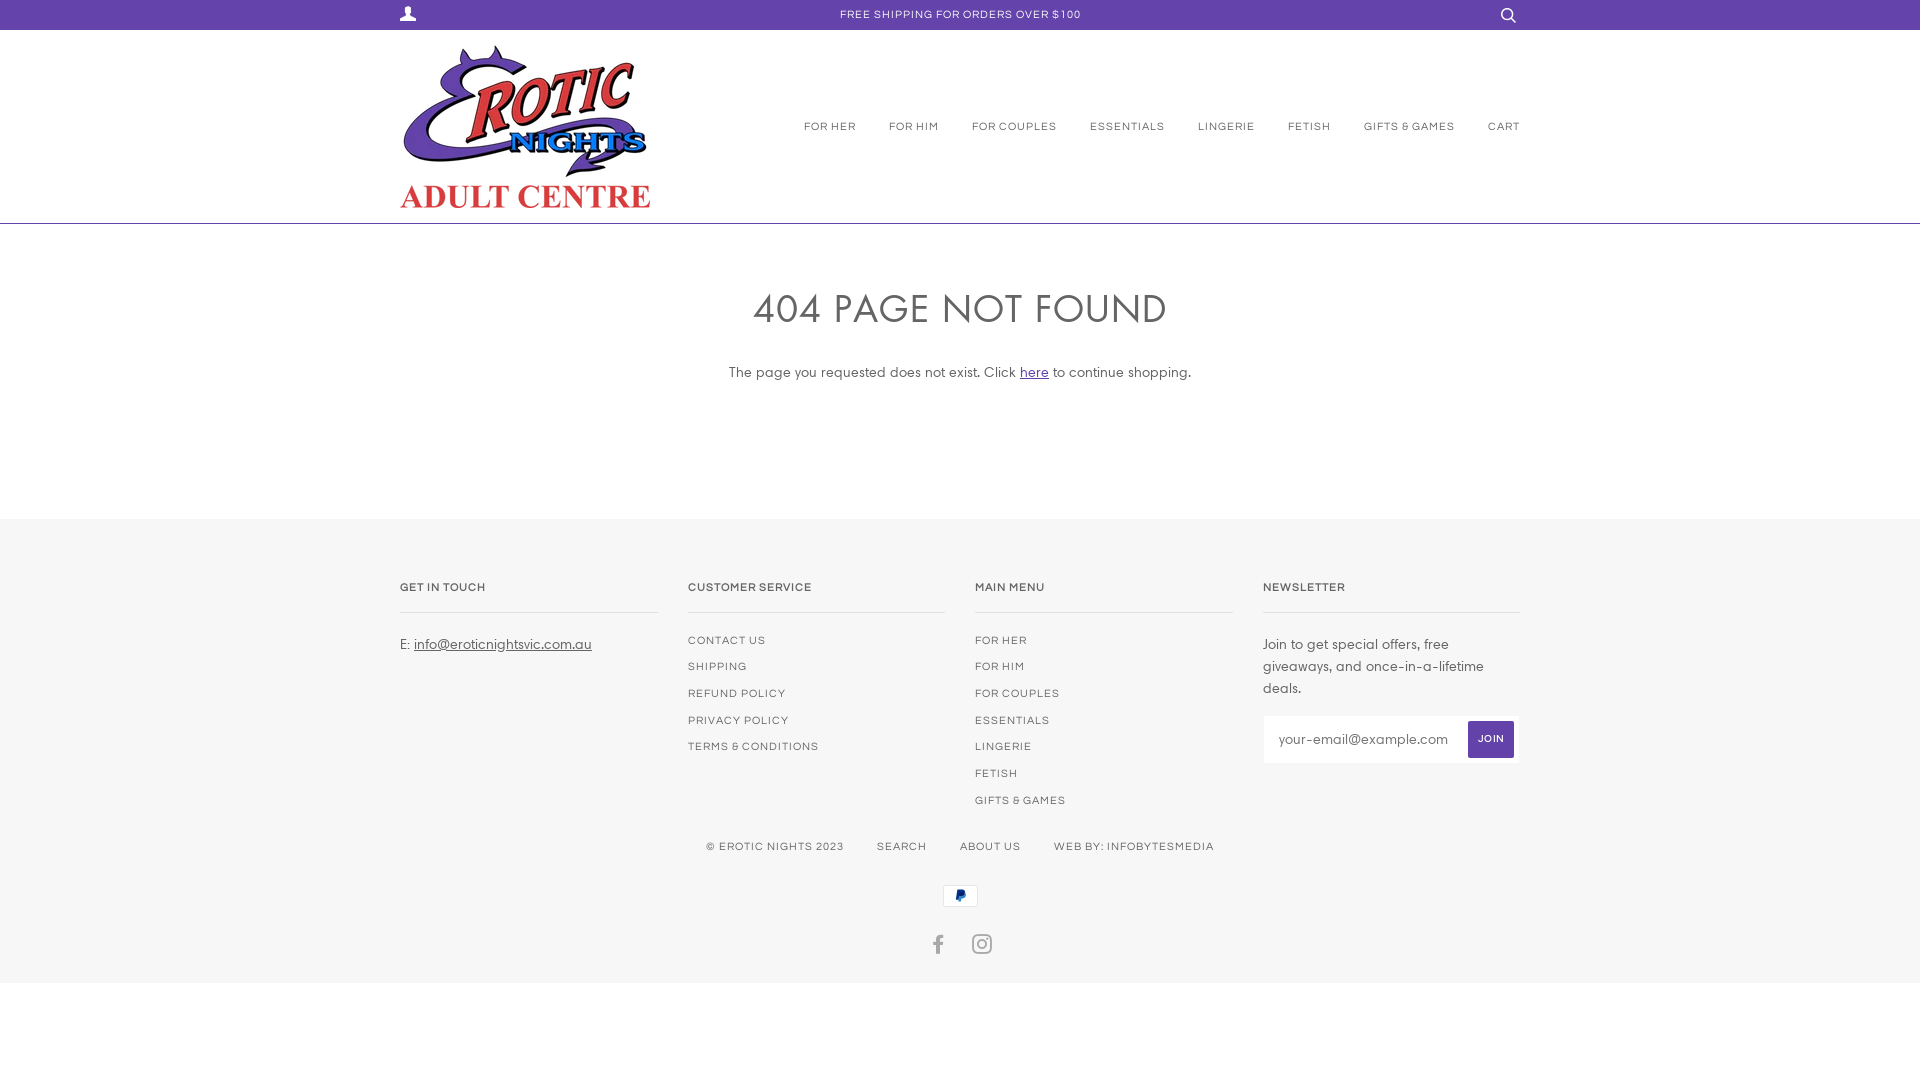  What do you see at coordinates (901, 846) in the screenshot?
I see `'SEARCH'` at bounding box center [901, 846].